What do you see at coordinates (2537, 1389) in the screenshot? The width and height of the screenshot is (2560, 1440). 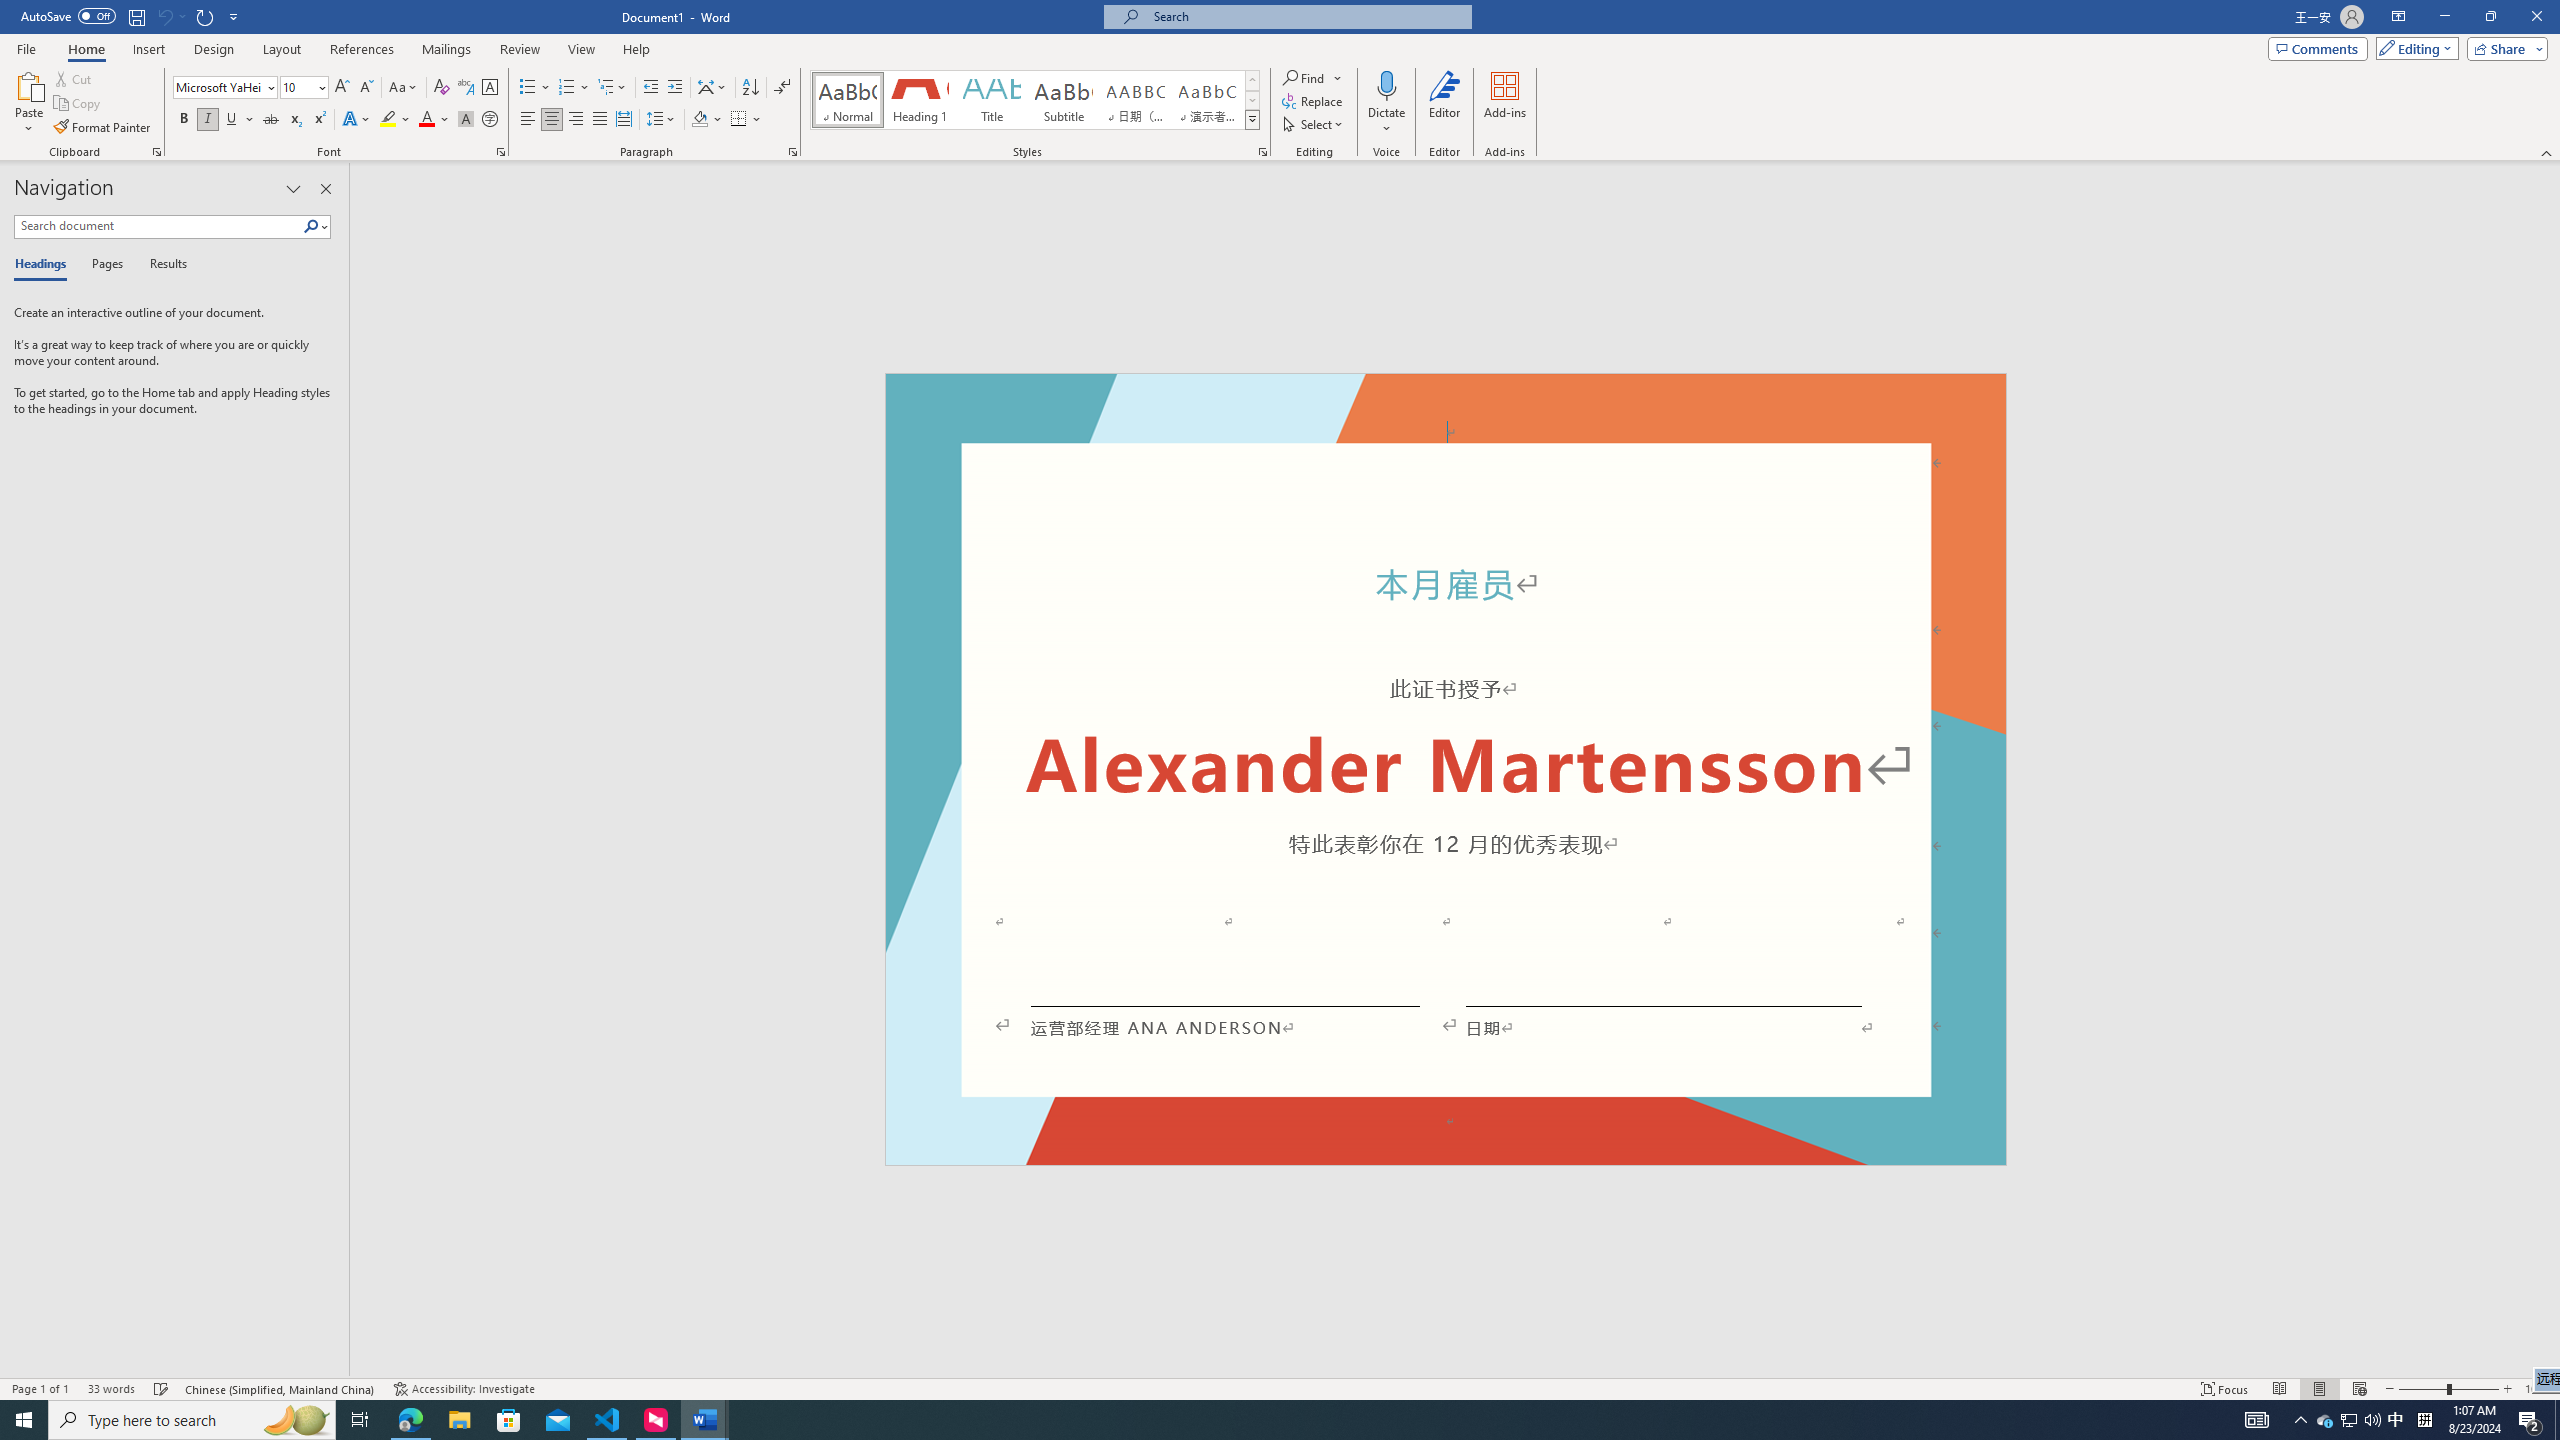 I see `'Zoom 100%'` at bounding box center [2537, 1389].